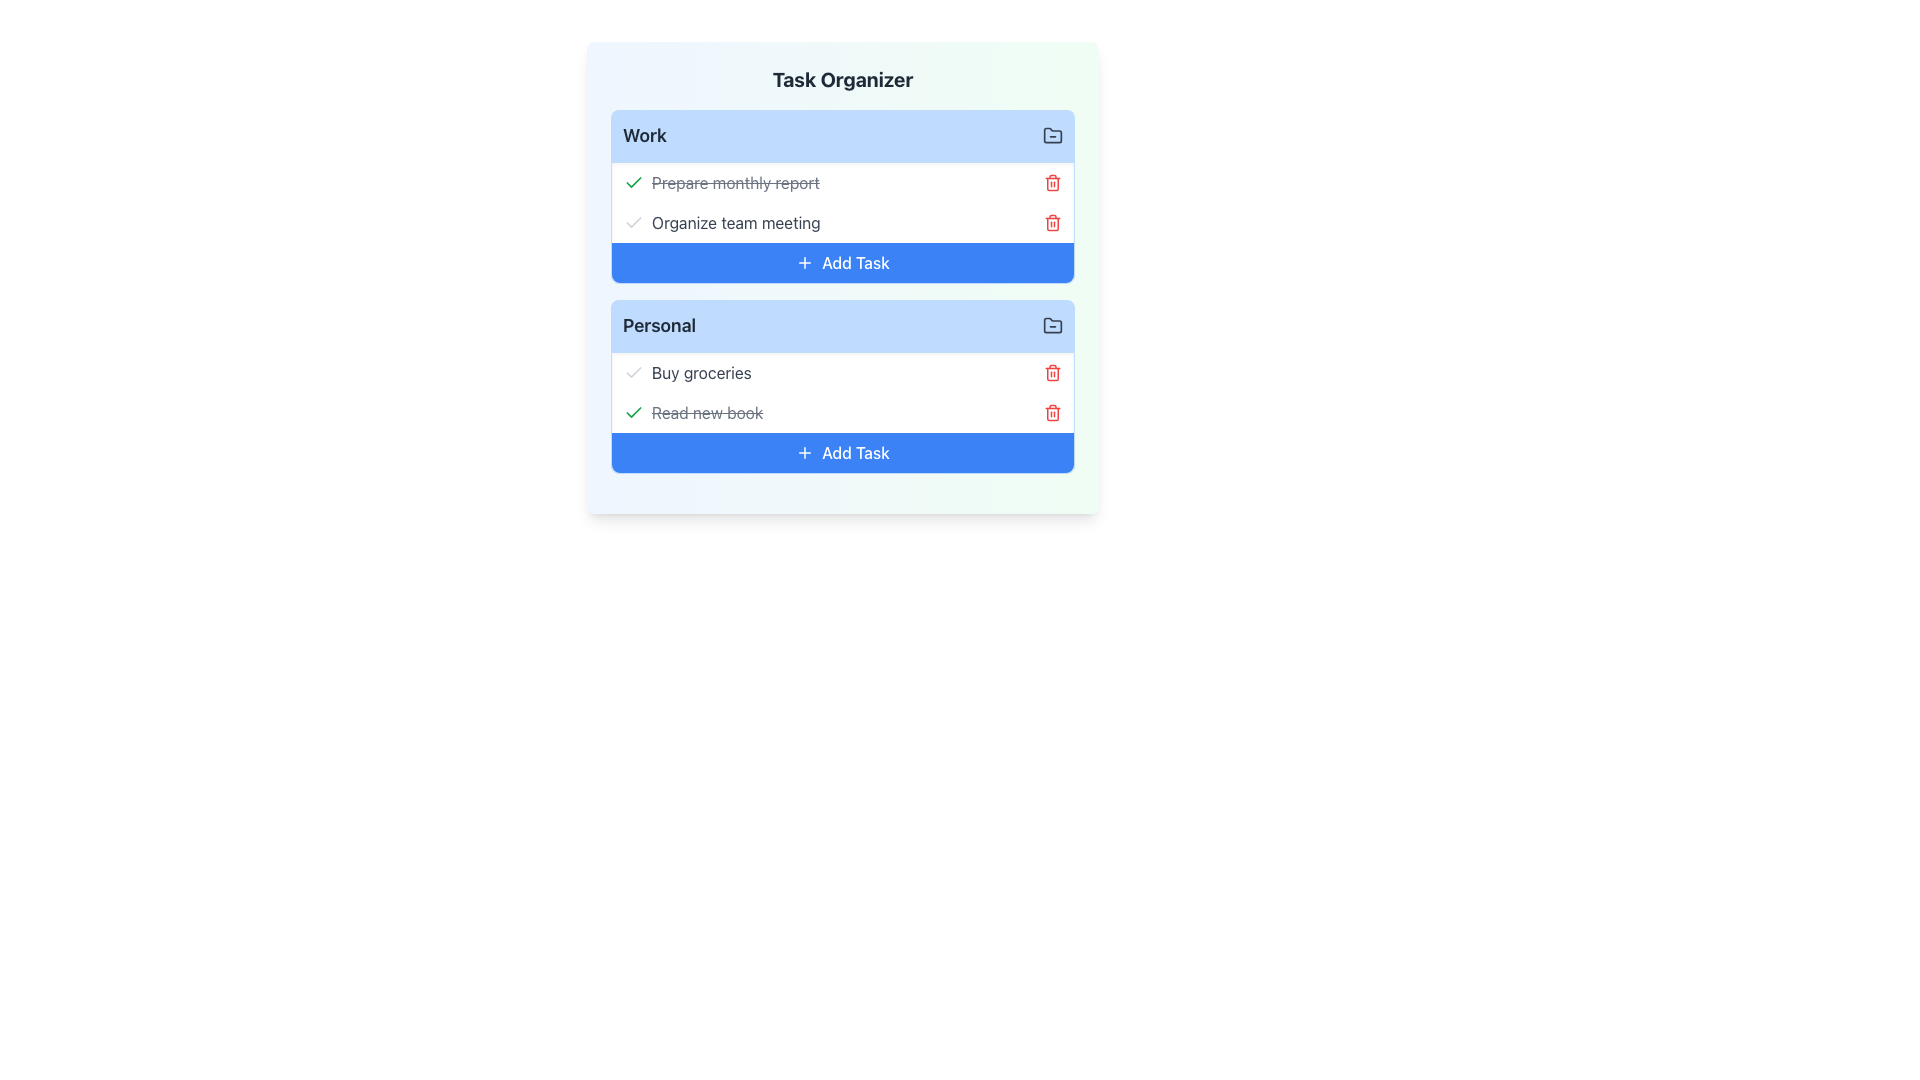  Describe the element at coordinates (805, 261) in the screenshot. I see `the icon located in the center of the 'Add Task' button within the 'Work' category section` at that location.